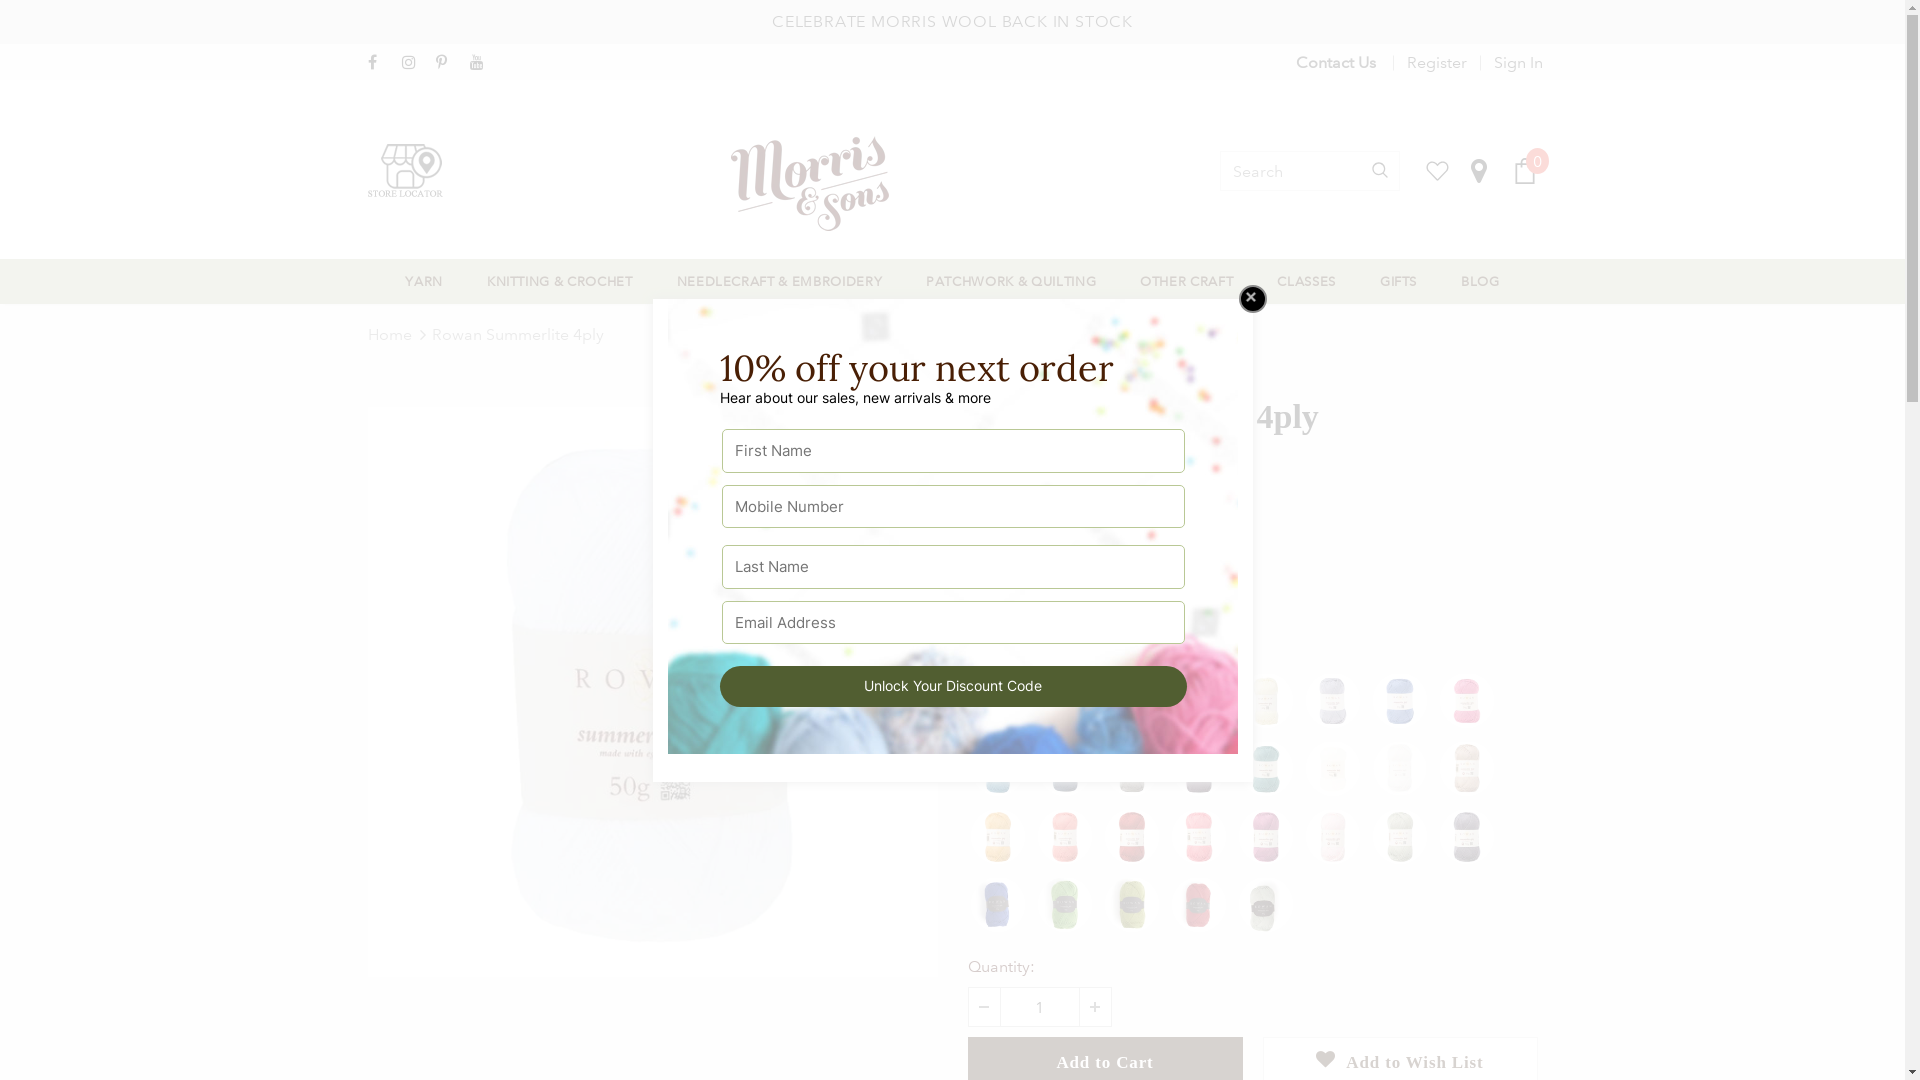 The height and width of the screenshot is (1080, 1920). Describe the element at coordinates (925, 281) in the screenshot. I see `'PATCHWORK & QUILTING'` at that location.